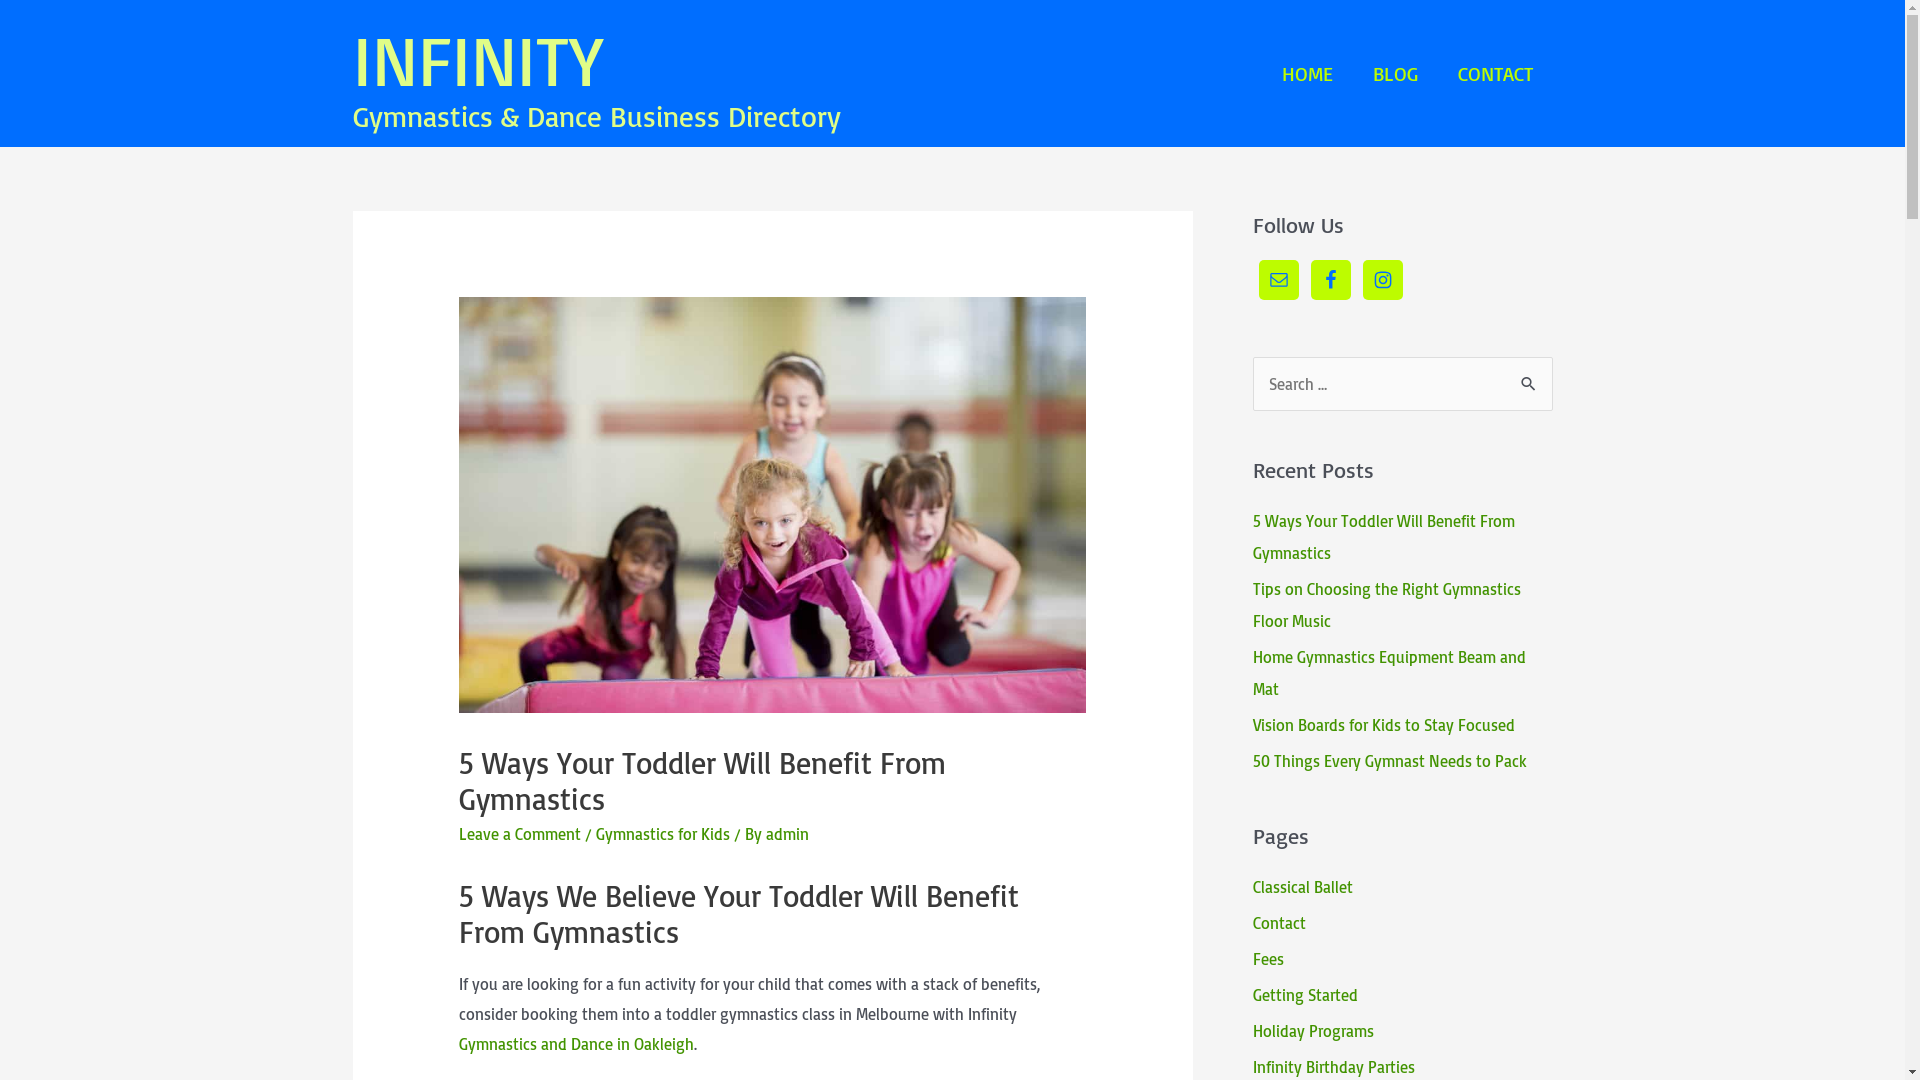 The image size is (1920, 1080). I want to click on 'CONTACT', so click(1437, 72).